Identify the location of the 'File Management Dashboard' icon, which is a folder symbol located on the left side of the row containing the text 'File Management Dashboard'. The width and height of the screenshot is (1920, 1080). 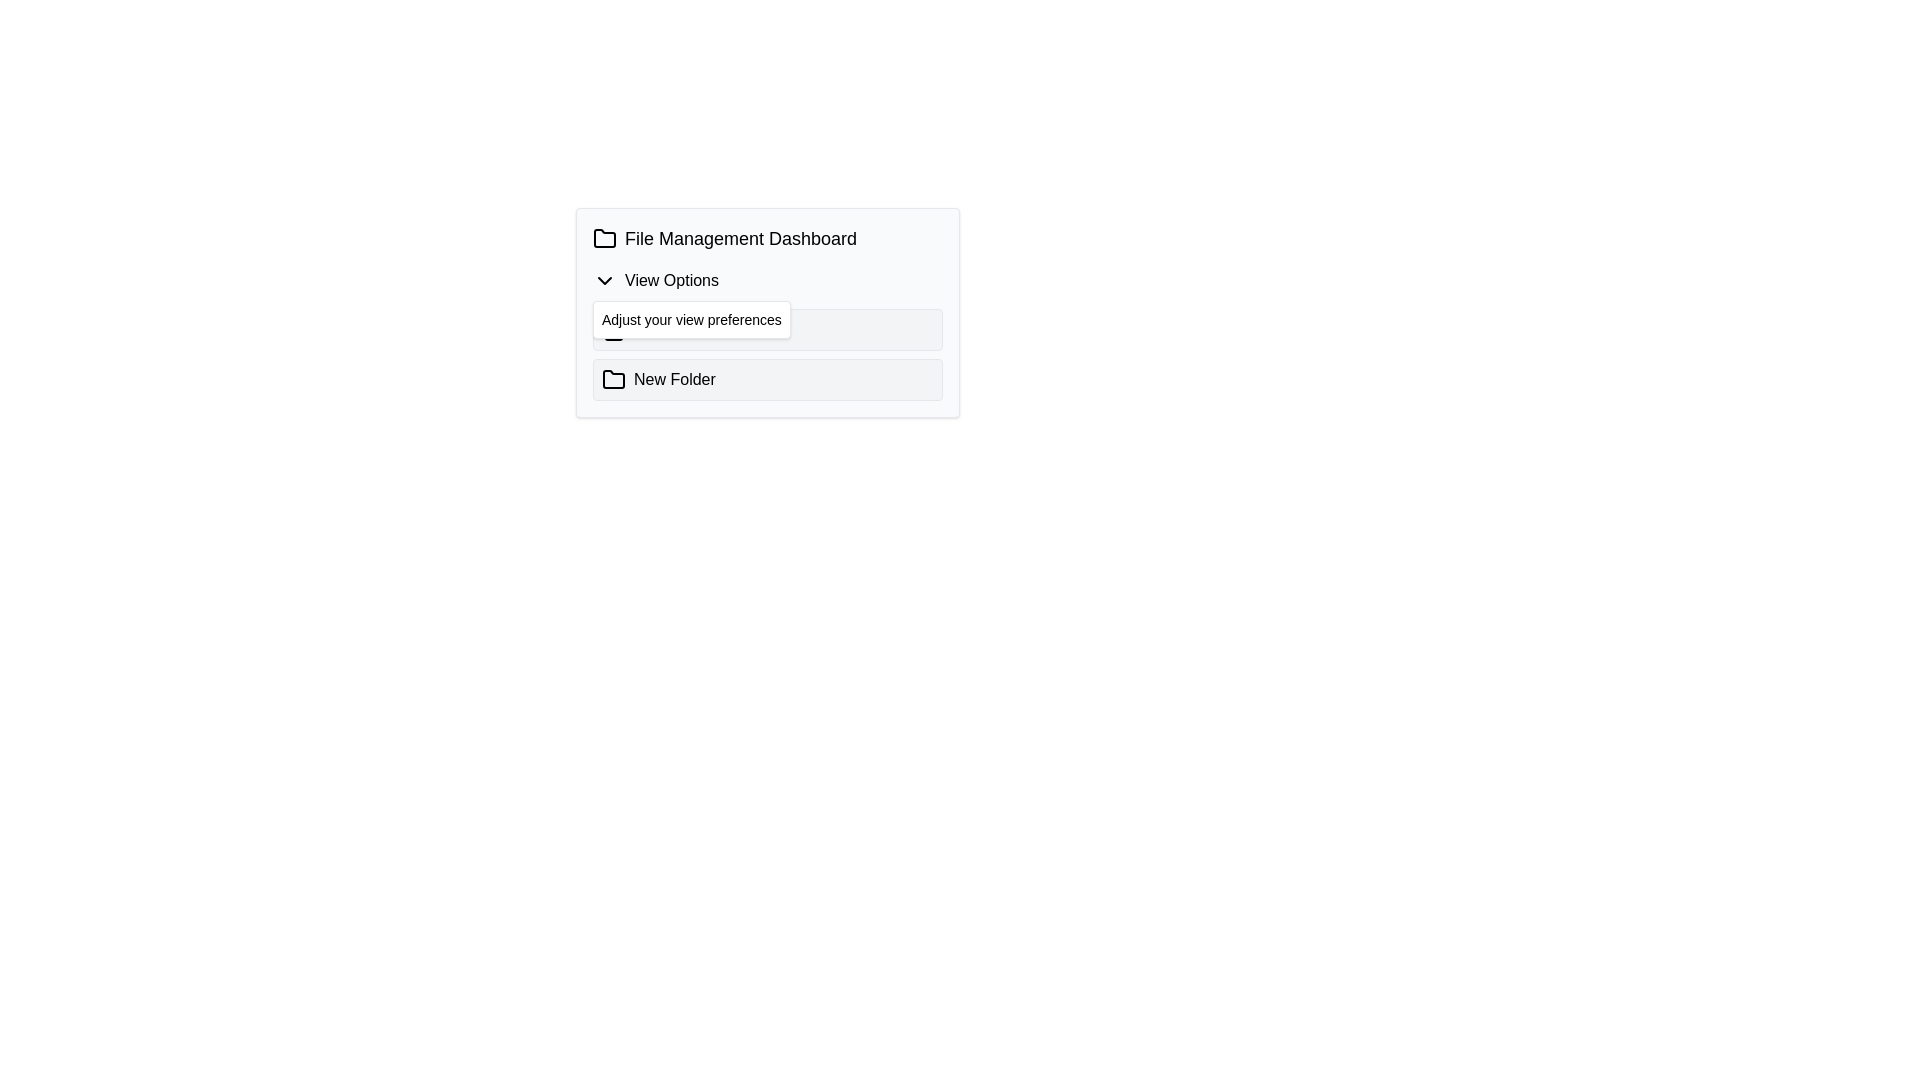
(603, 238).